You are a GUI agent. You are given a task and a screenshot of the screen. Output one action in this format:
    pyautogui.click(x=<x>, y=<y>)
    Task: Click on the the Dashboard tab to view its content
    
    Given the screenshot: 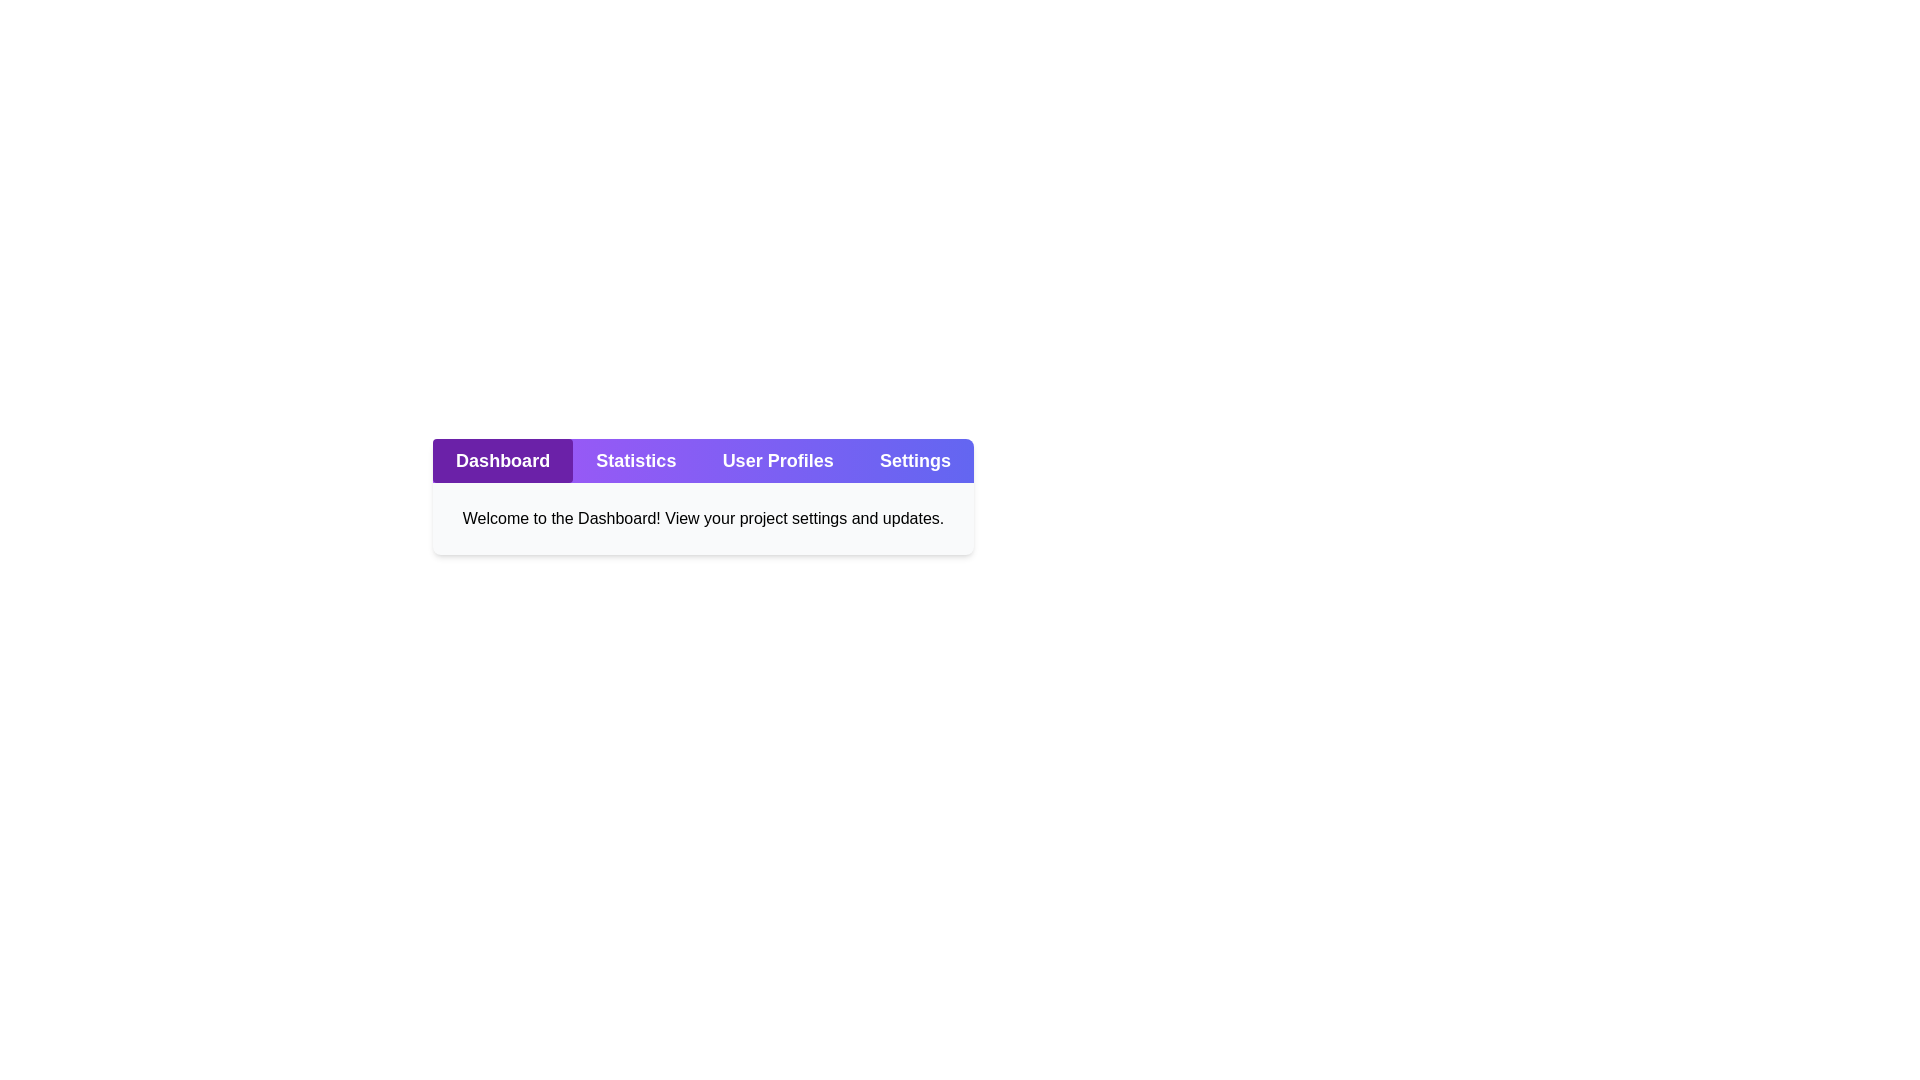 What is the action you would take?
    pyautogui.click(x=503, y=461)
    